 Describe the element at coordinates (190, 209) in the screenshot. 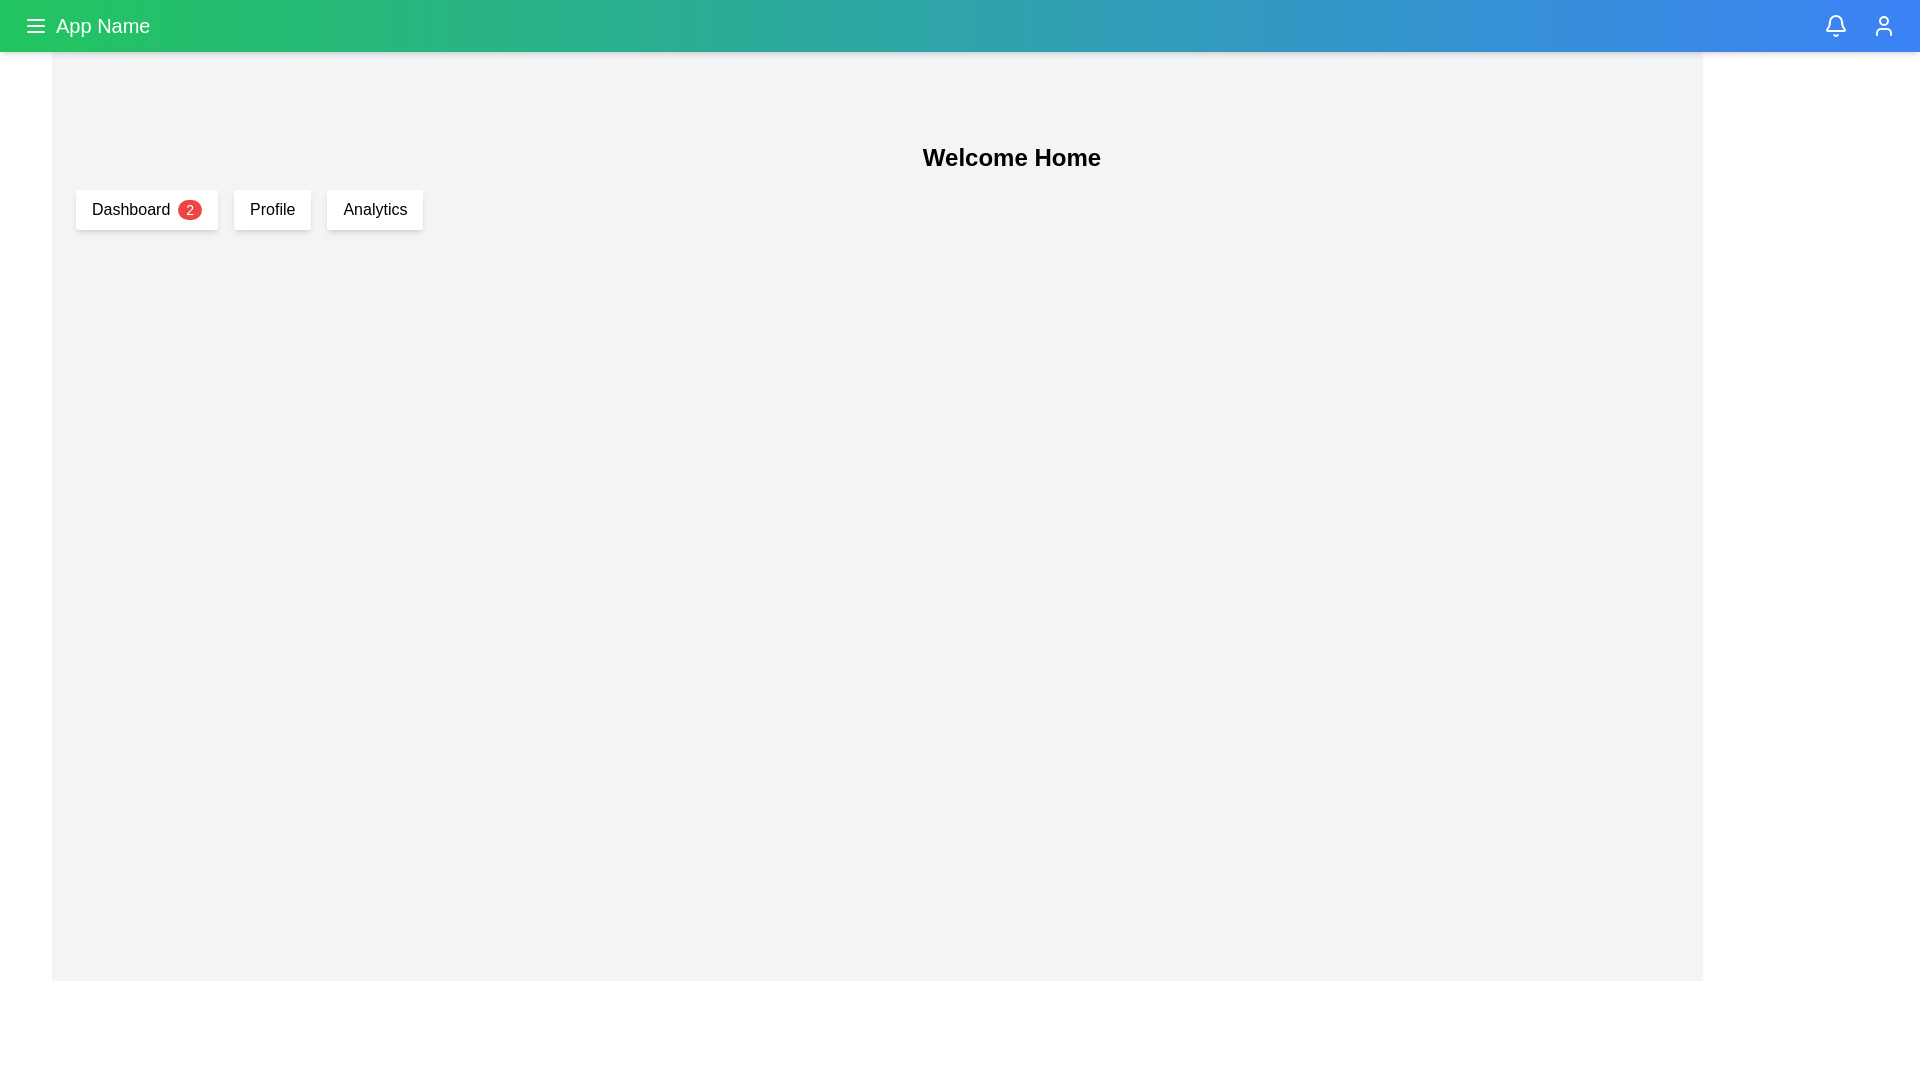

I see `the small circular badge with a red background and white text displaying the number '2', located to the immediate right of the text 'Dashboard' within the 'Dashboard' card` at that location.